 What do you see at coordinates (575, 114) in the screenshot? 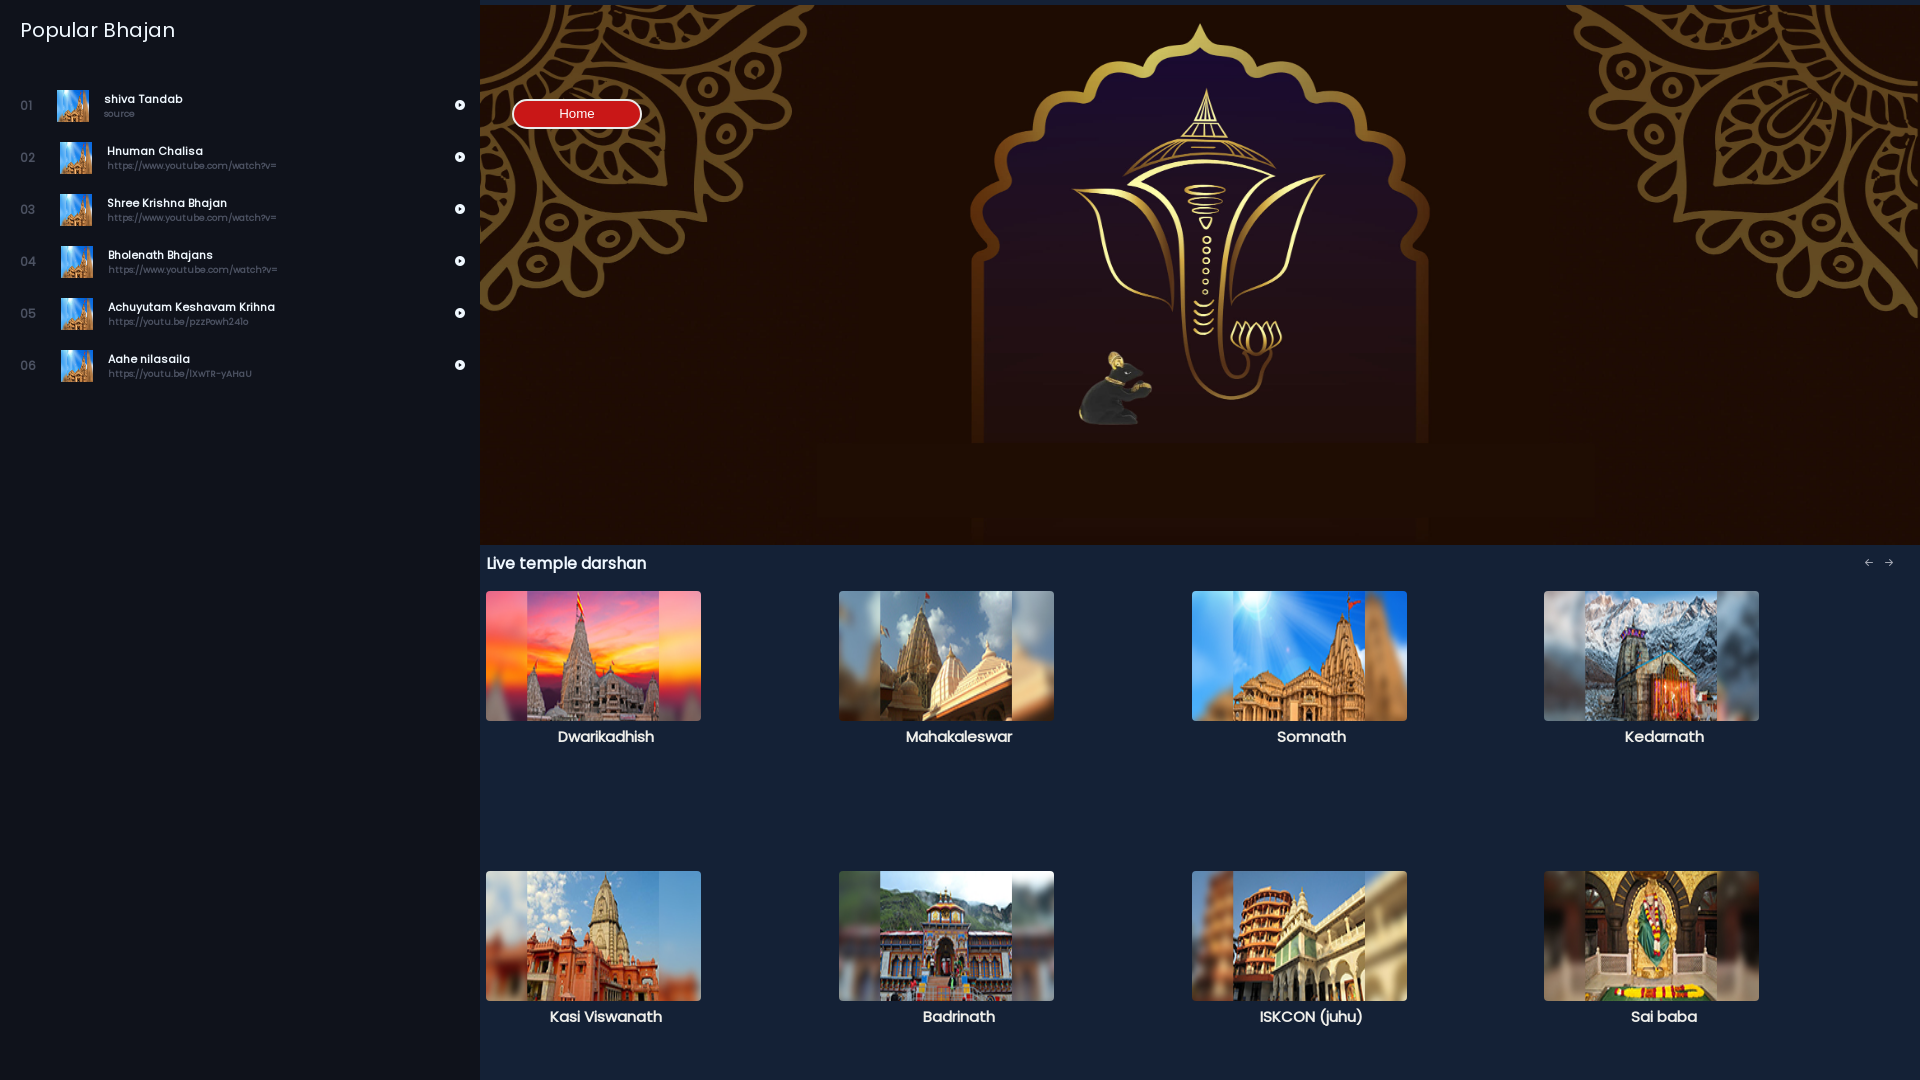
I see `'Home'` at bounding box center [575, 114].